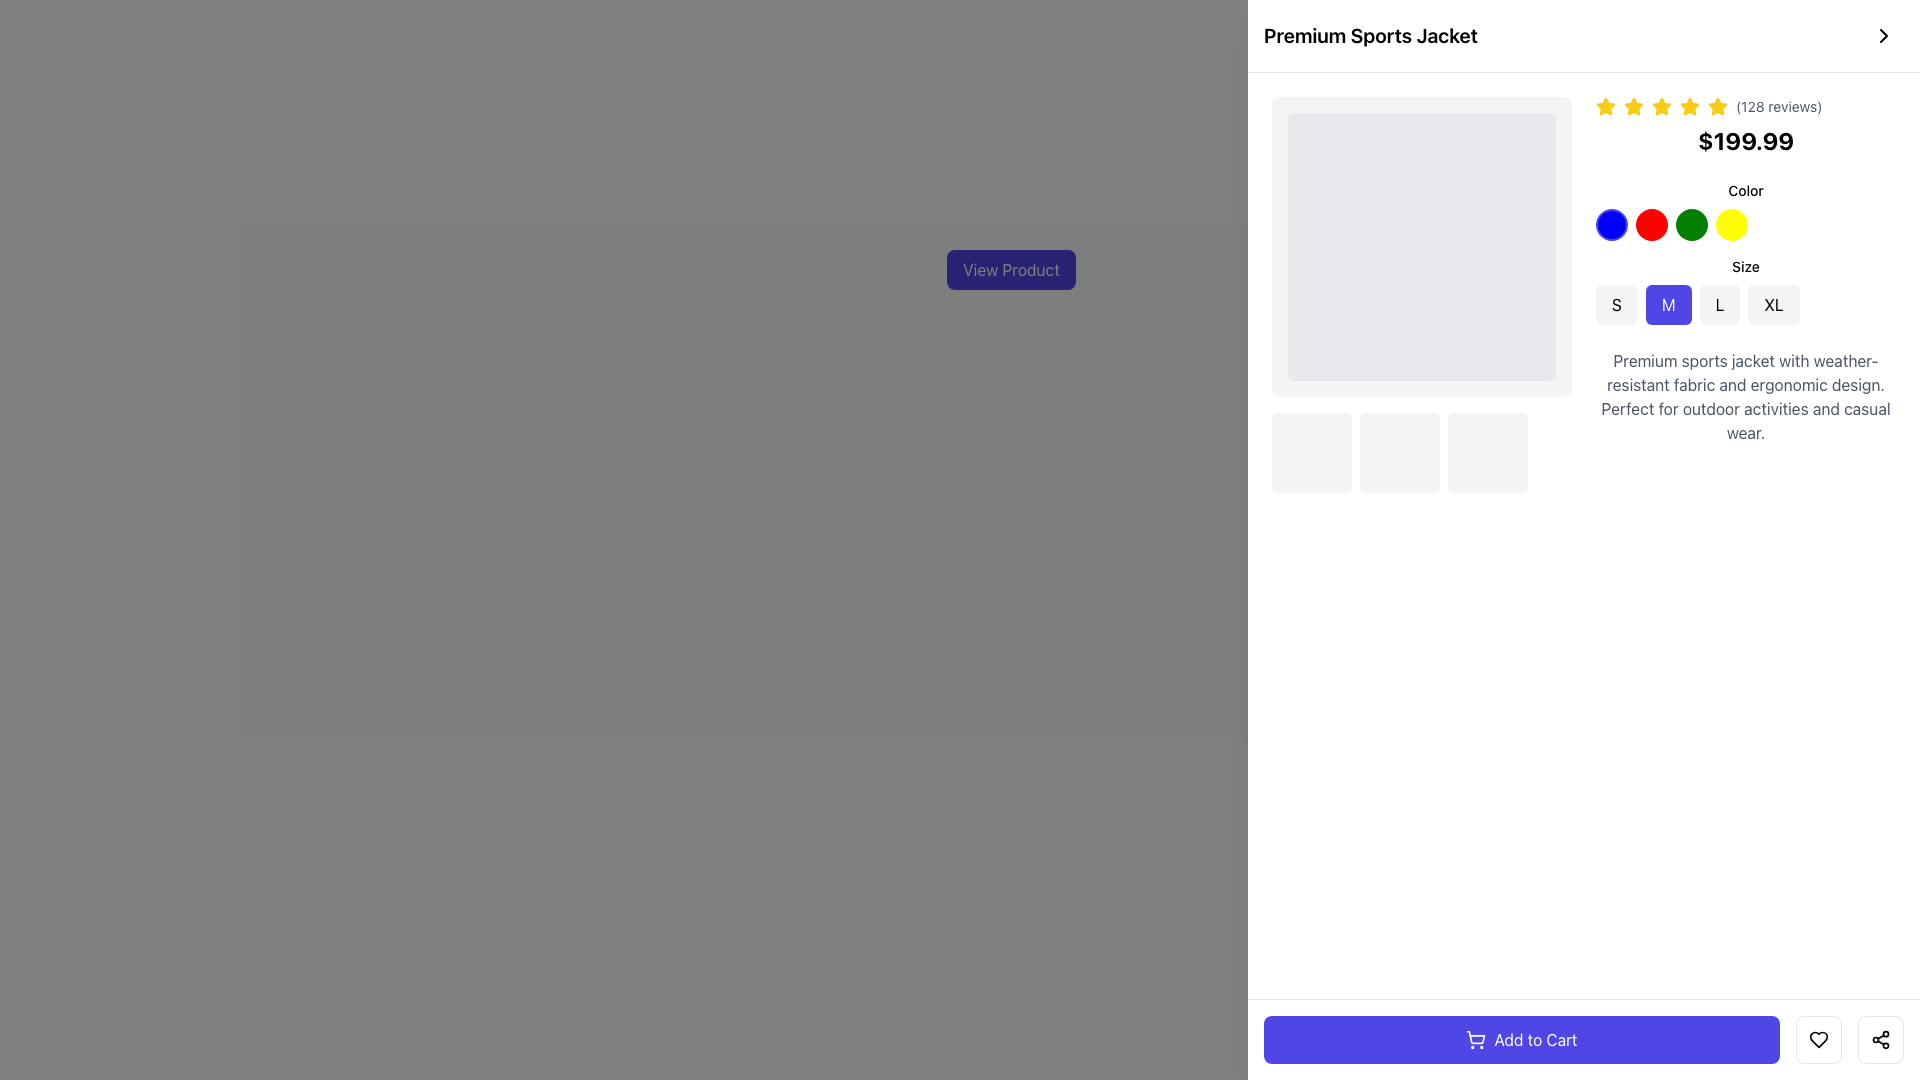  What do you see at coordinates (1399, 452) in the screenshot?
I see `the interactive block located in the center of the three horizontally aligned blocks under the product image` at bounding box center [1399, 452].